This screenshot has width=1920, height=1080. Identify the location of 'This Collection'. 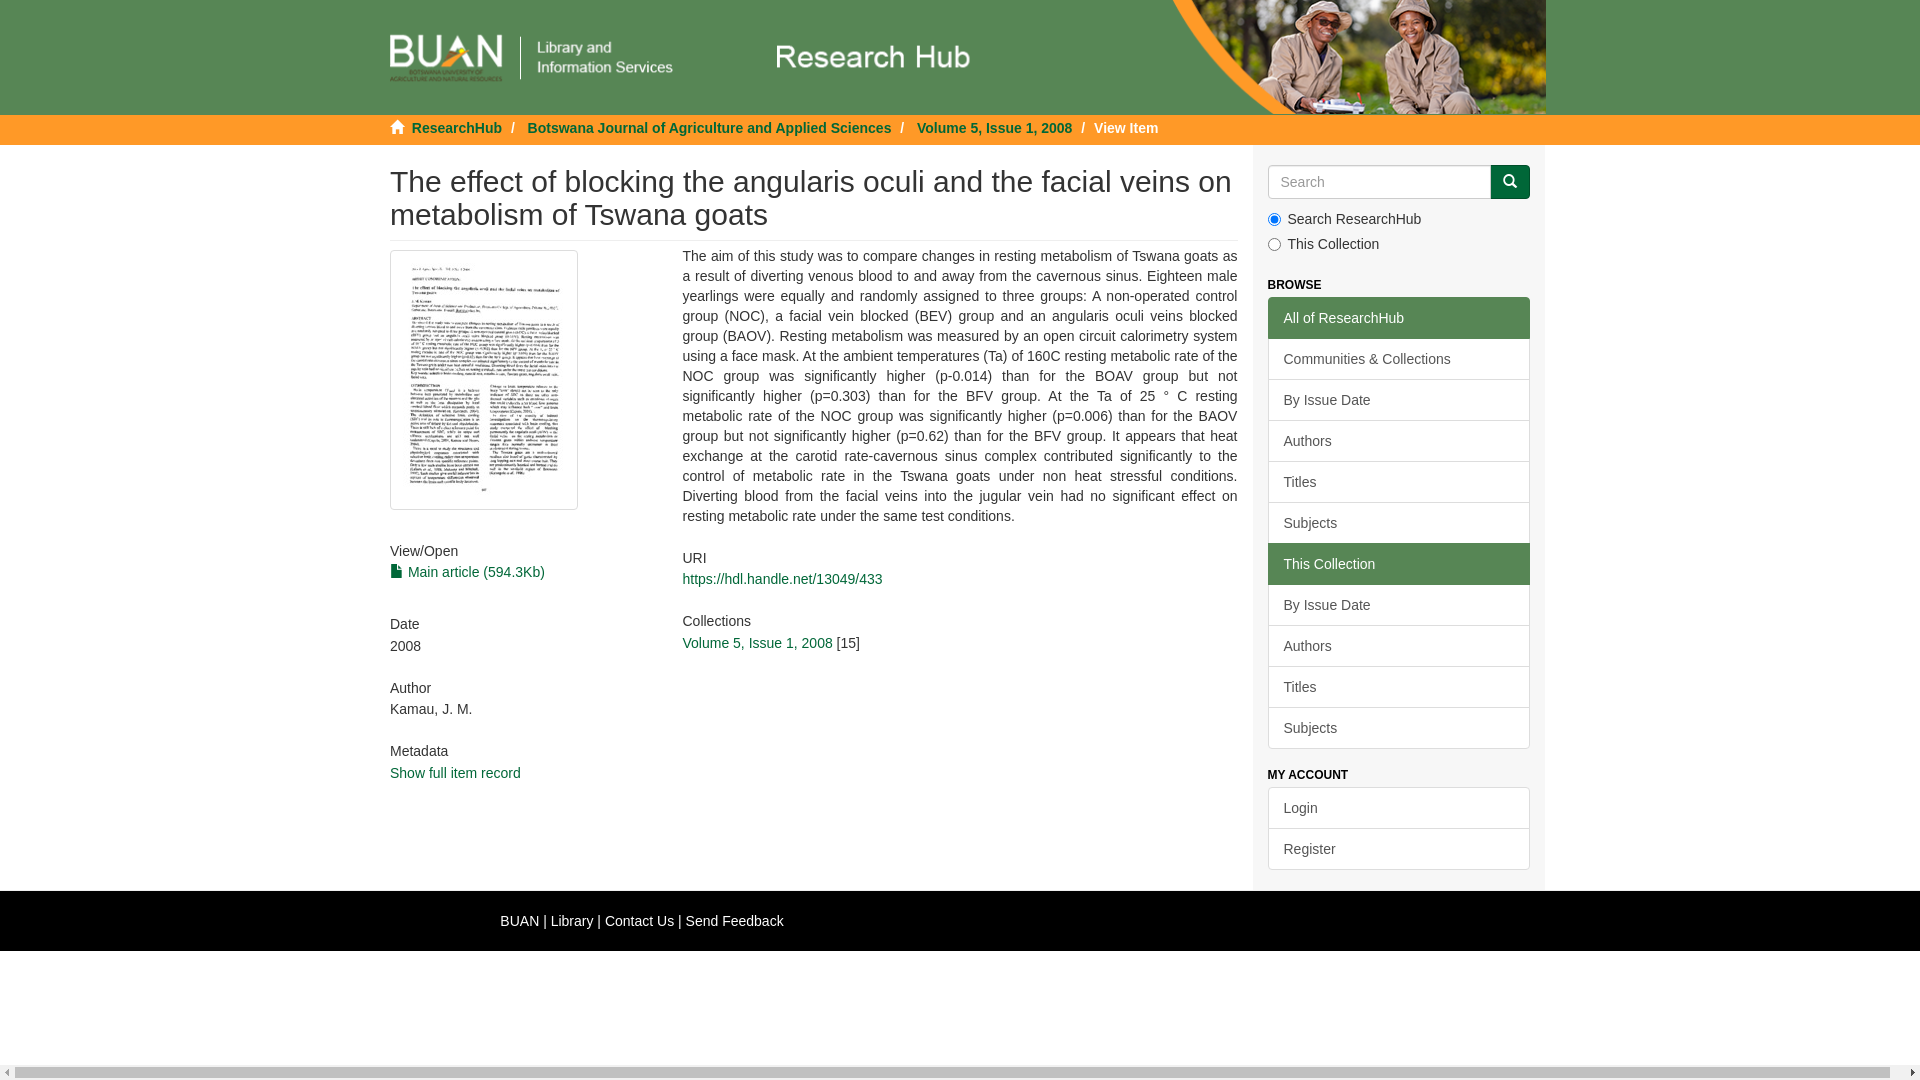
(1398, 563).